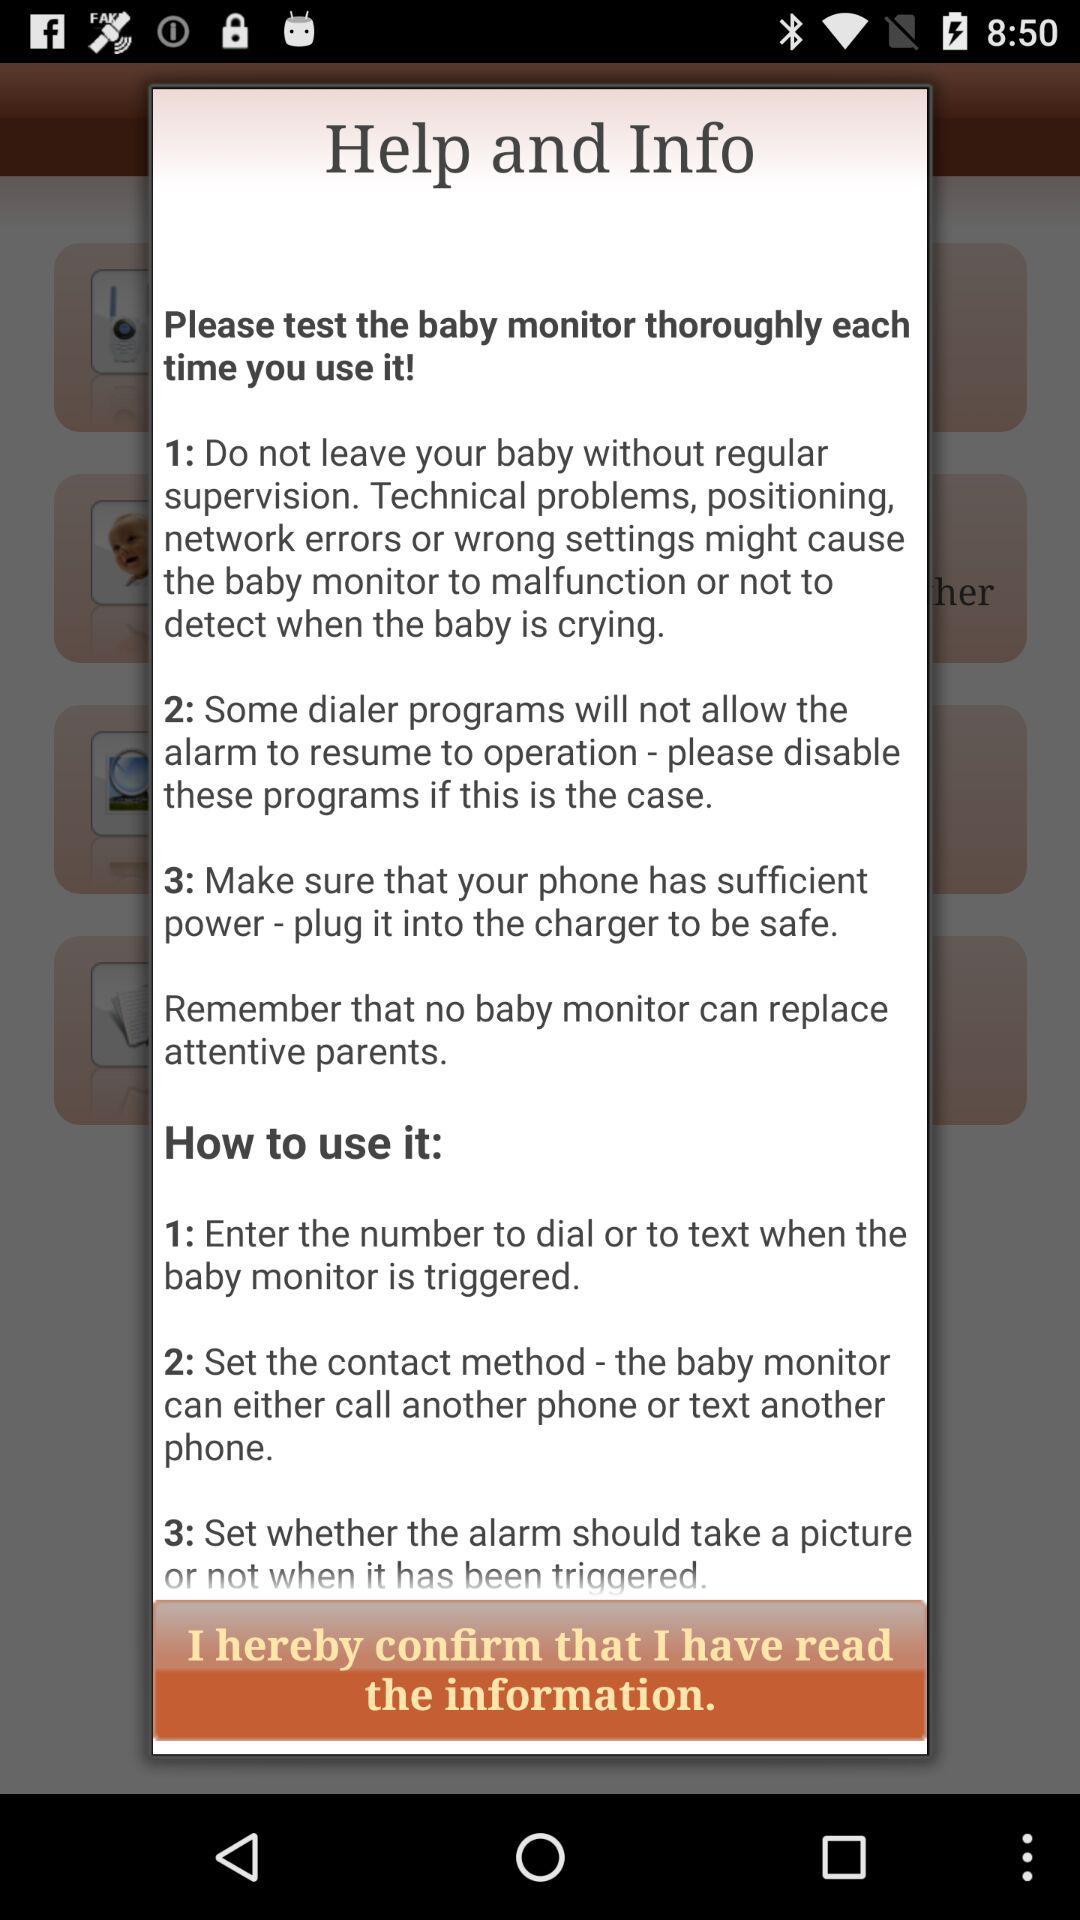  Describe the element at coordinates (540, 1670) in the screenshot. I see `the i hereby confirm item` at that location.